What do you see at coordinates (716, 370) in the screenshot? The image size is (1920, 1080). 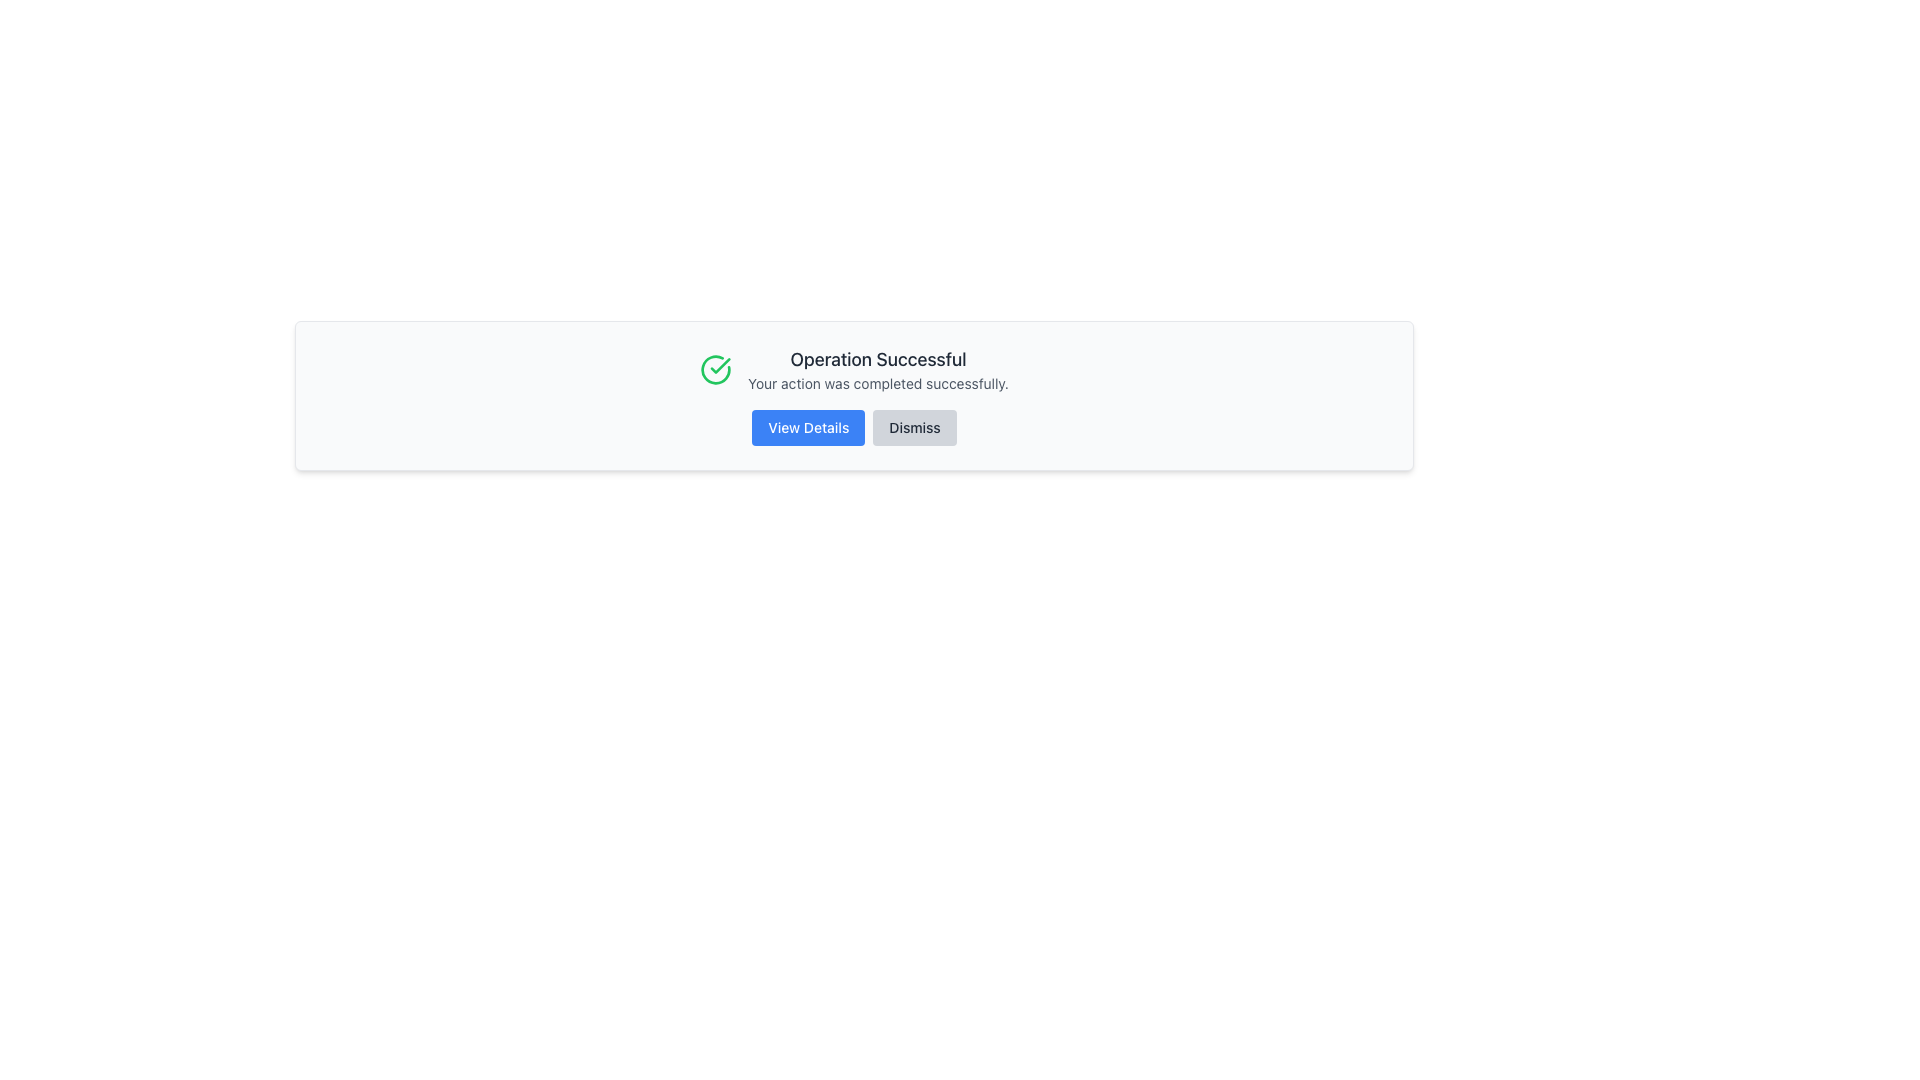 I see `the circular green outlined icon with a checkmark symbol, which indicates success, located to the left of the 'Operation Successful' text` at bounding box center [716, 370].